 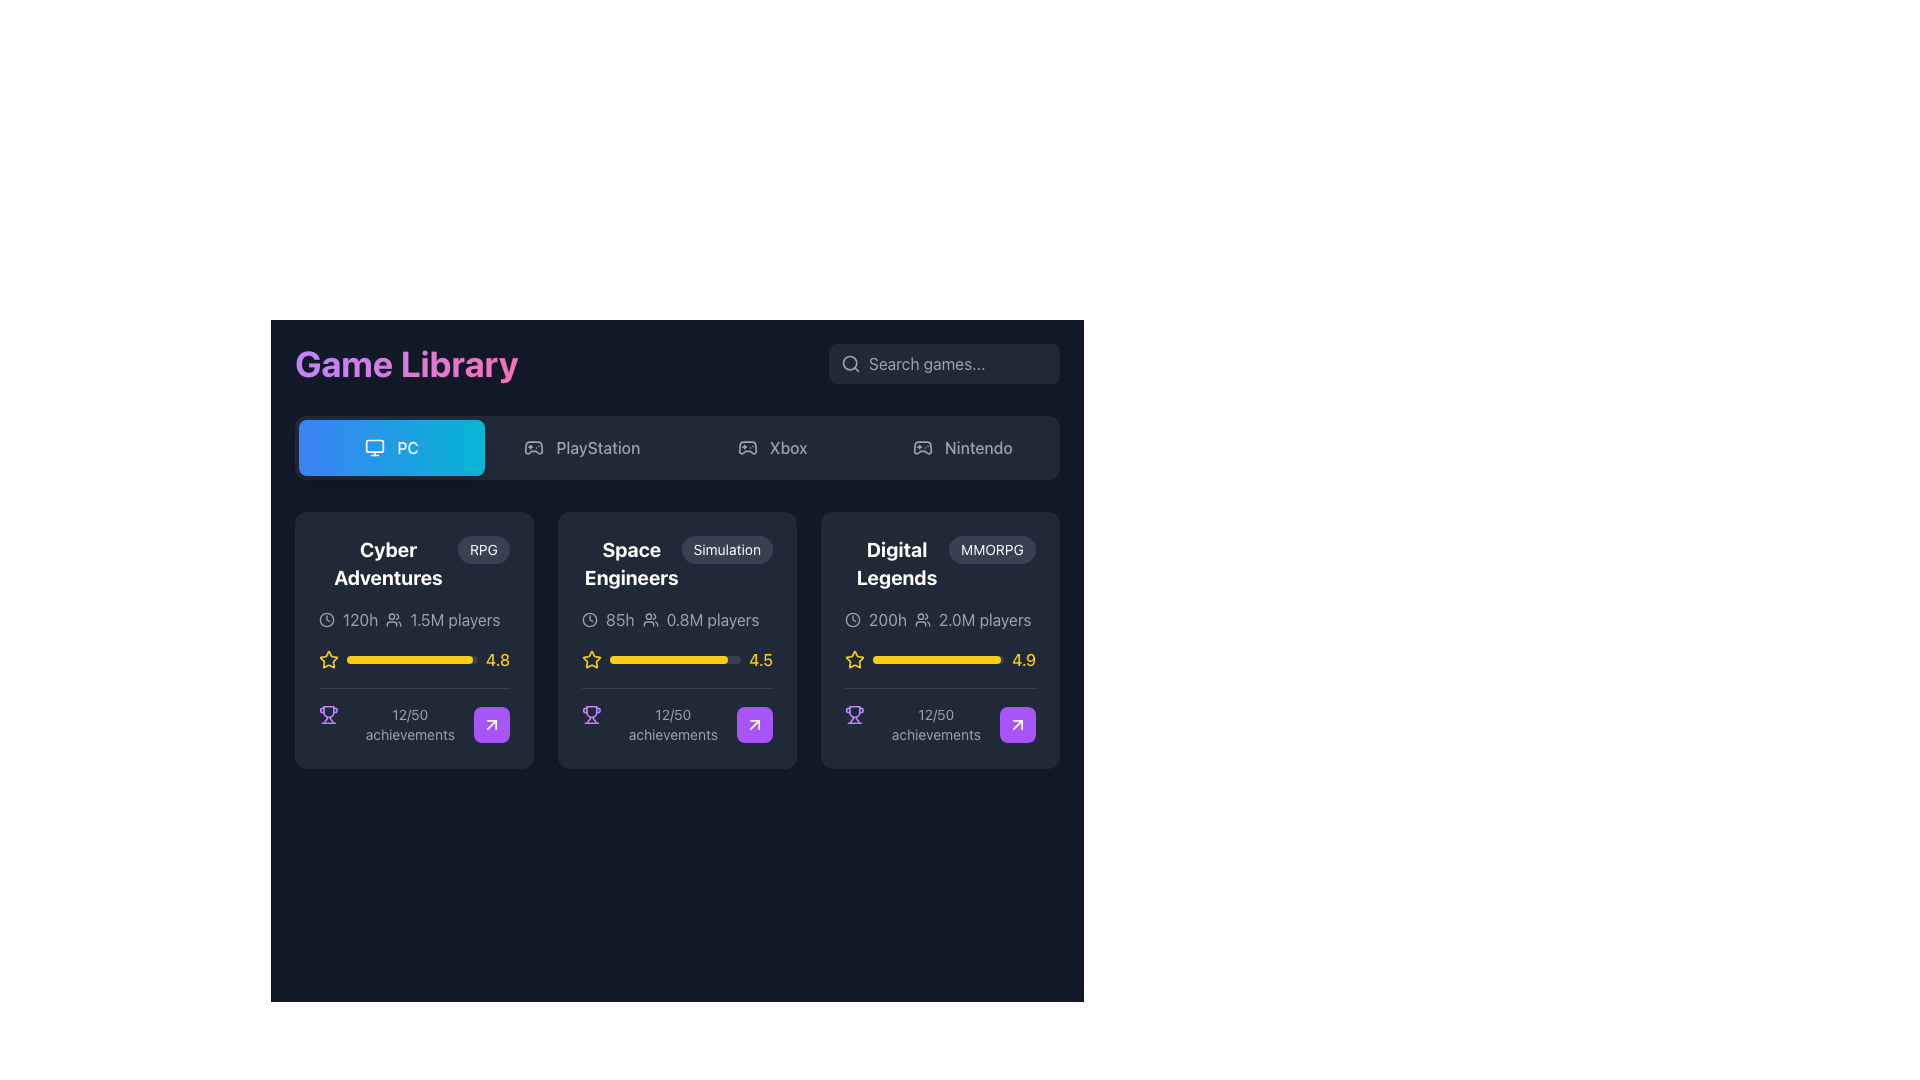 I want to click on the Informational display block located centrally within the 'Game Library' interface, directly below the title 'Cyber Adventures', so click(x=413, y=675).